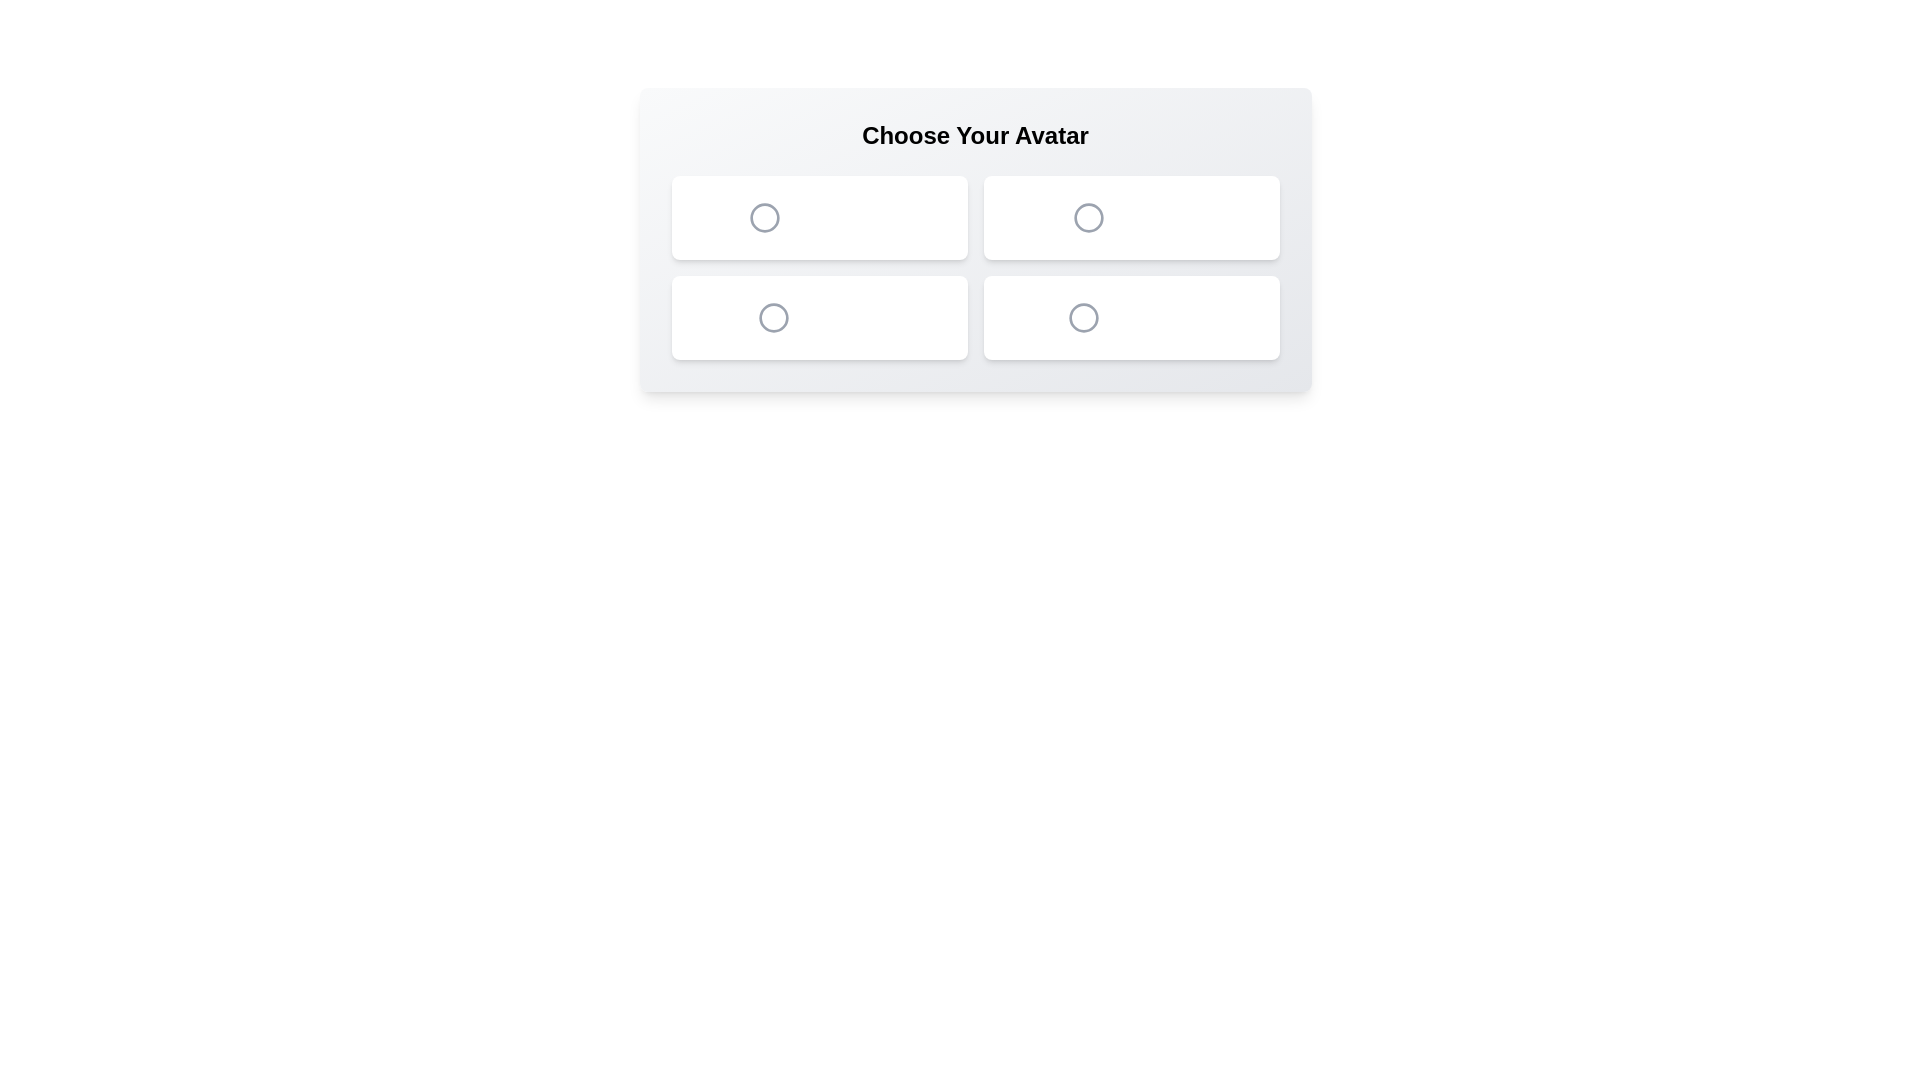 Image resolution: width=1920 pixels, height=1080 pixels. I want to click on the 'Adventurer' avatar selection button located in the top-left corner of the avatar selection grid, so click(819, 218).